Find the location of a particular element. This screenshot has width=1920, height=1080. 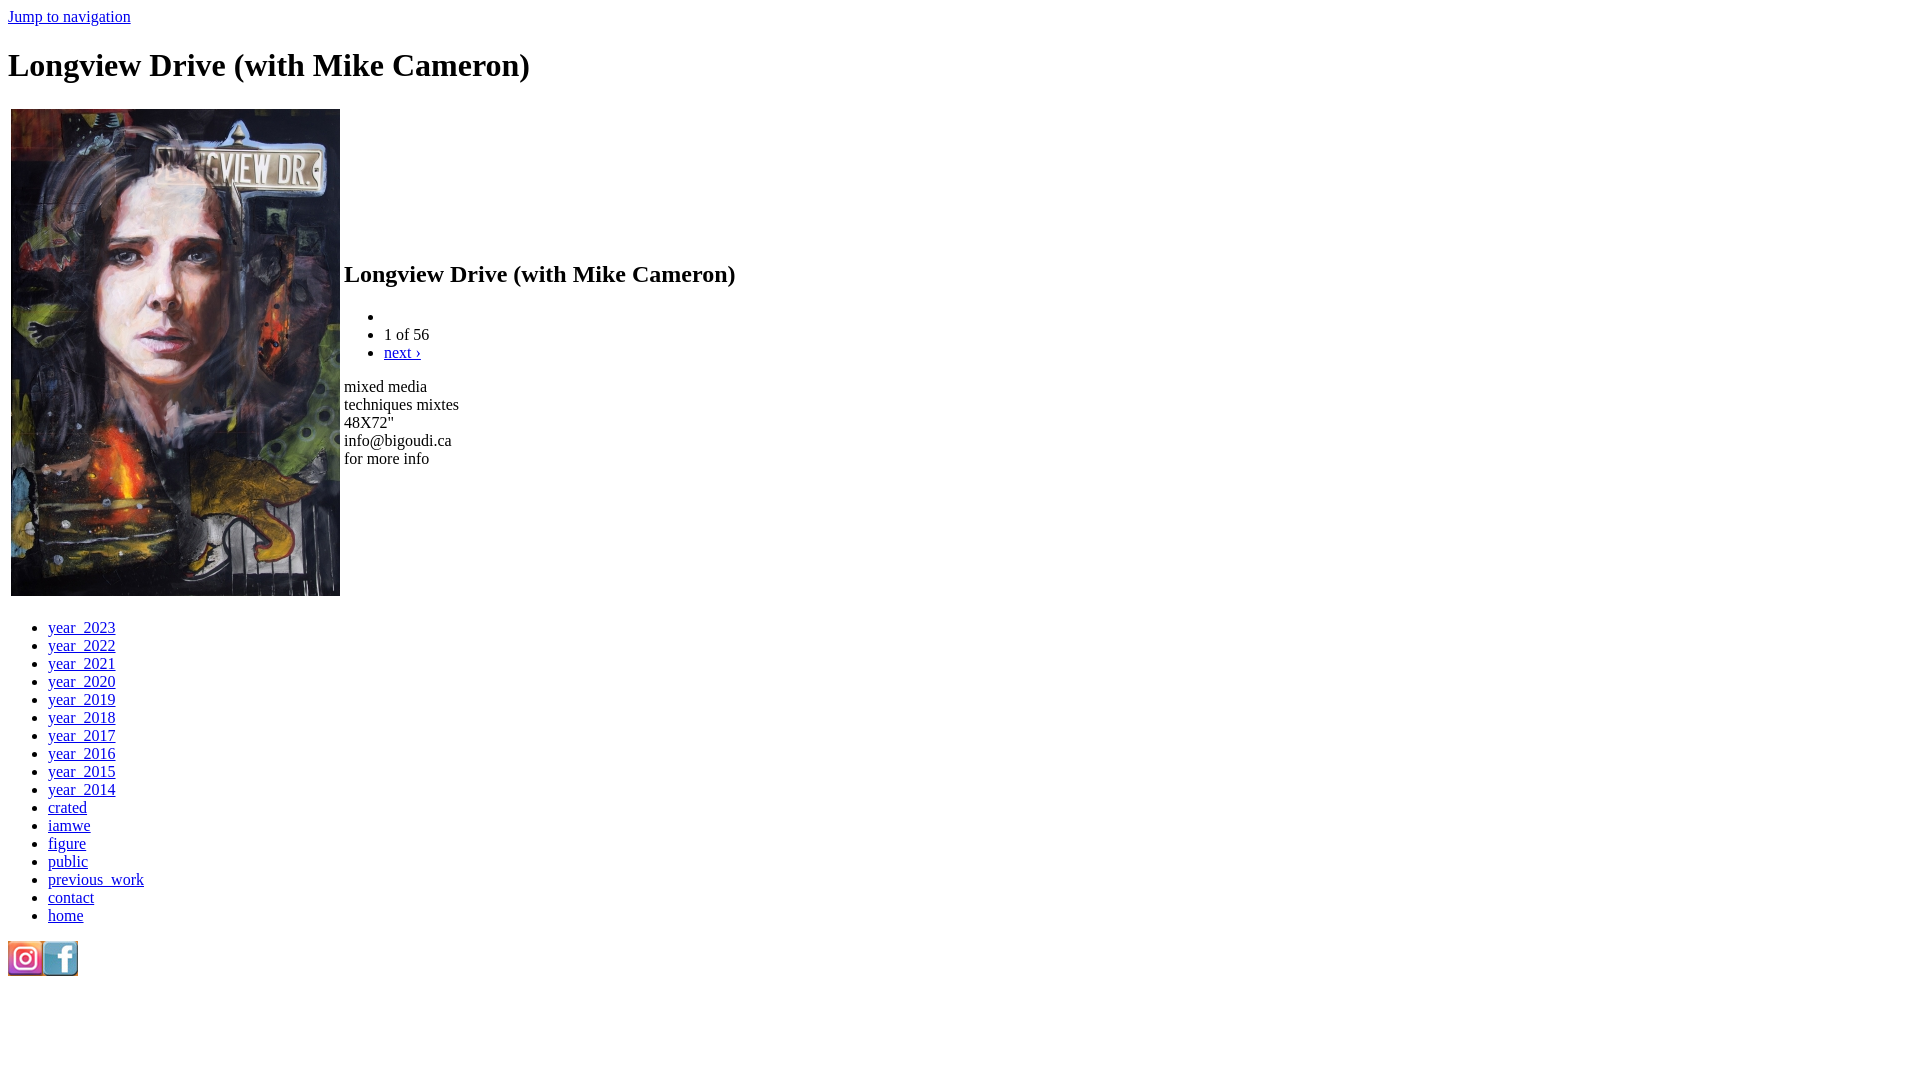

'previous_work' is located at coordinates (95, 878).